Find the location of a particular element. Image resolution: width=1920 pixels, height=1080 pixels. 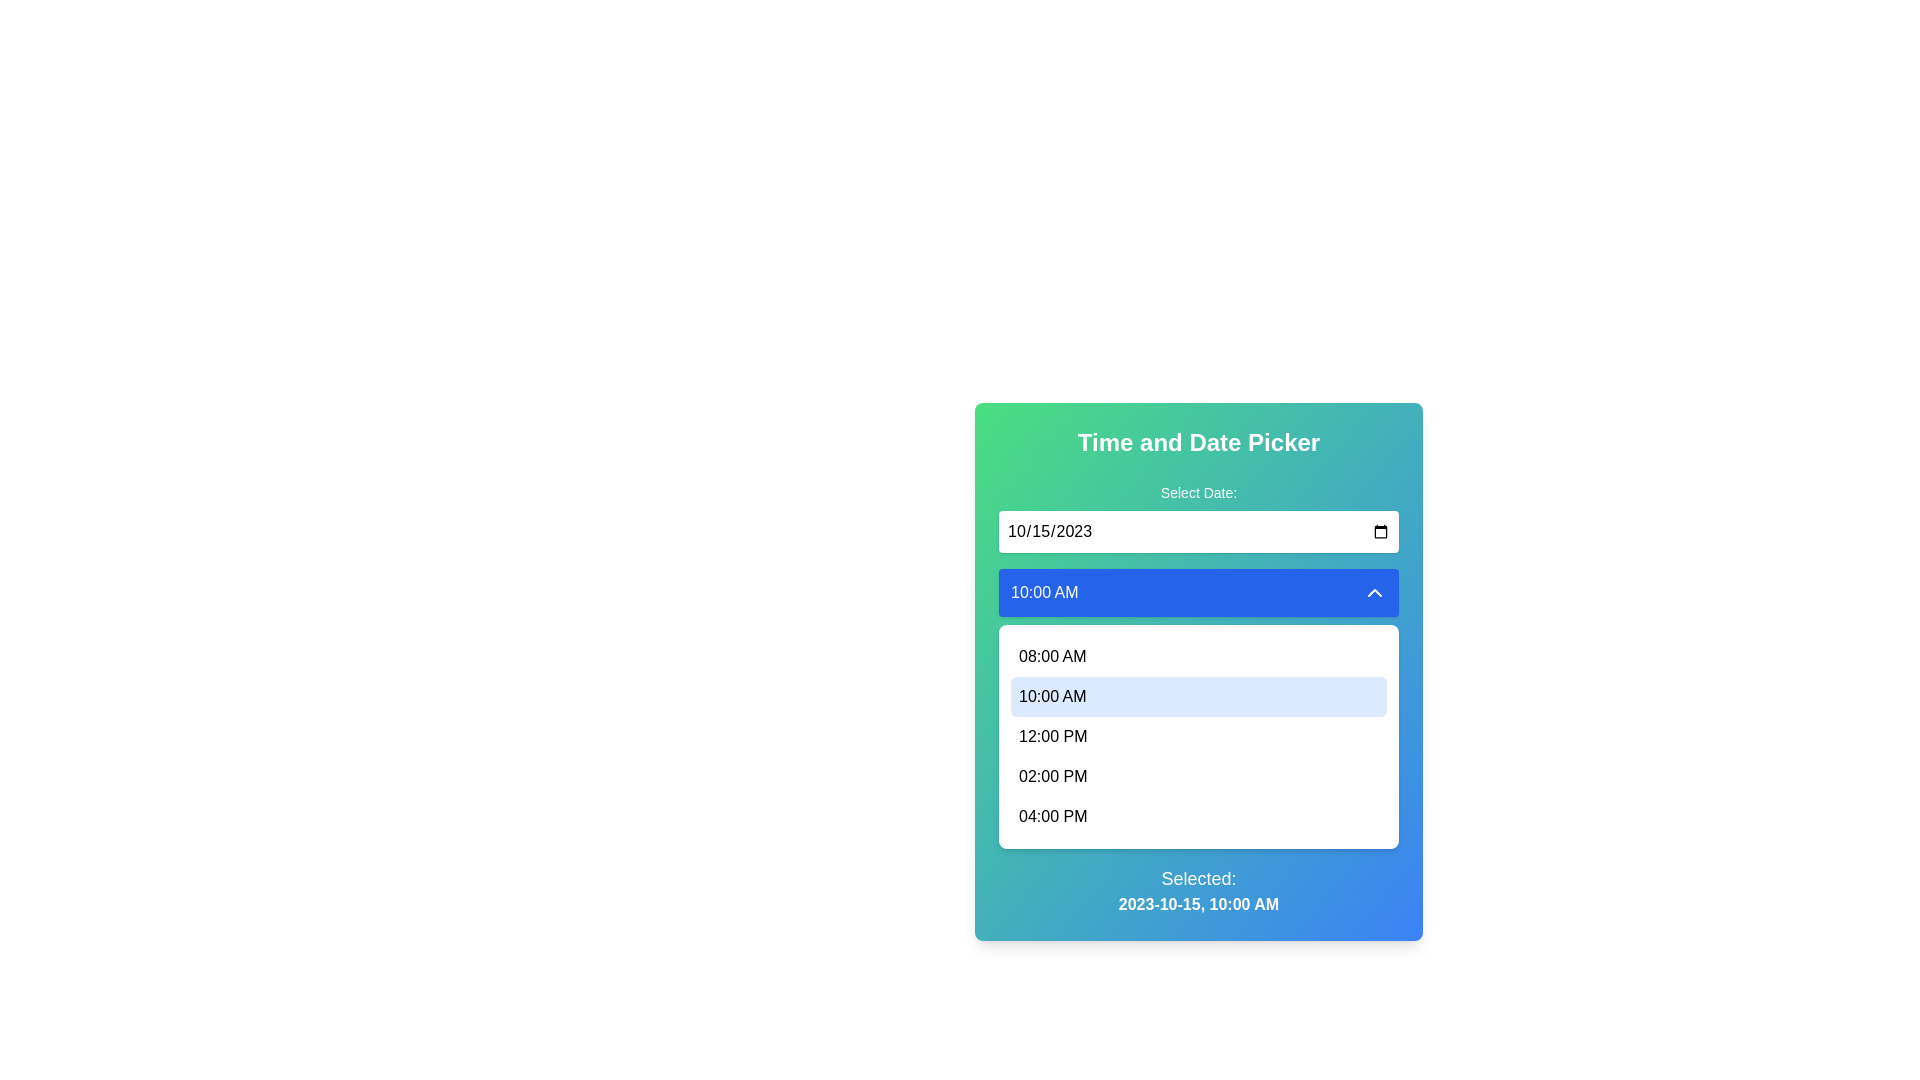

the fourth time slot option in the scheduler interface is located at coordinates (1199, 775).